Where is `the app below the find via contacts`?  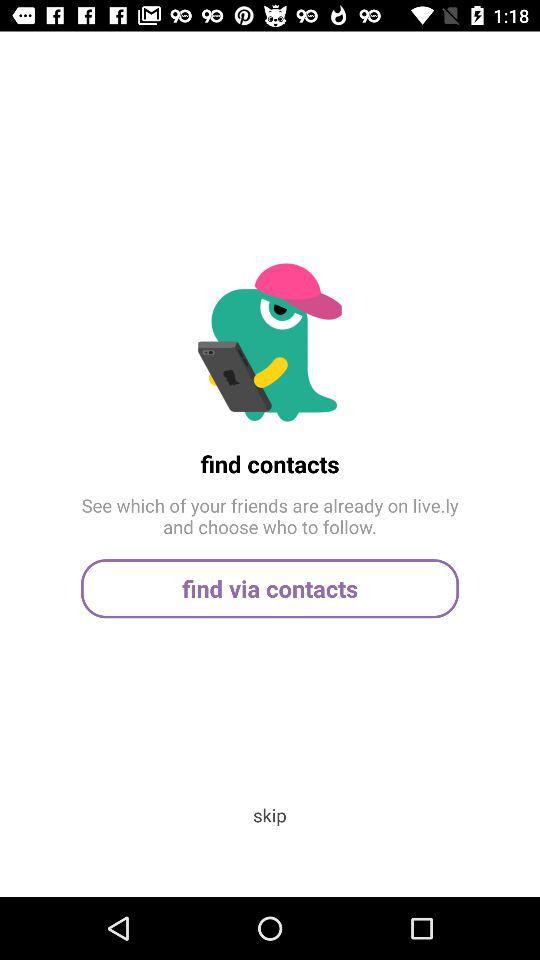
the app below the find via contacts is located at coordinates (269, 815).